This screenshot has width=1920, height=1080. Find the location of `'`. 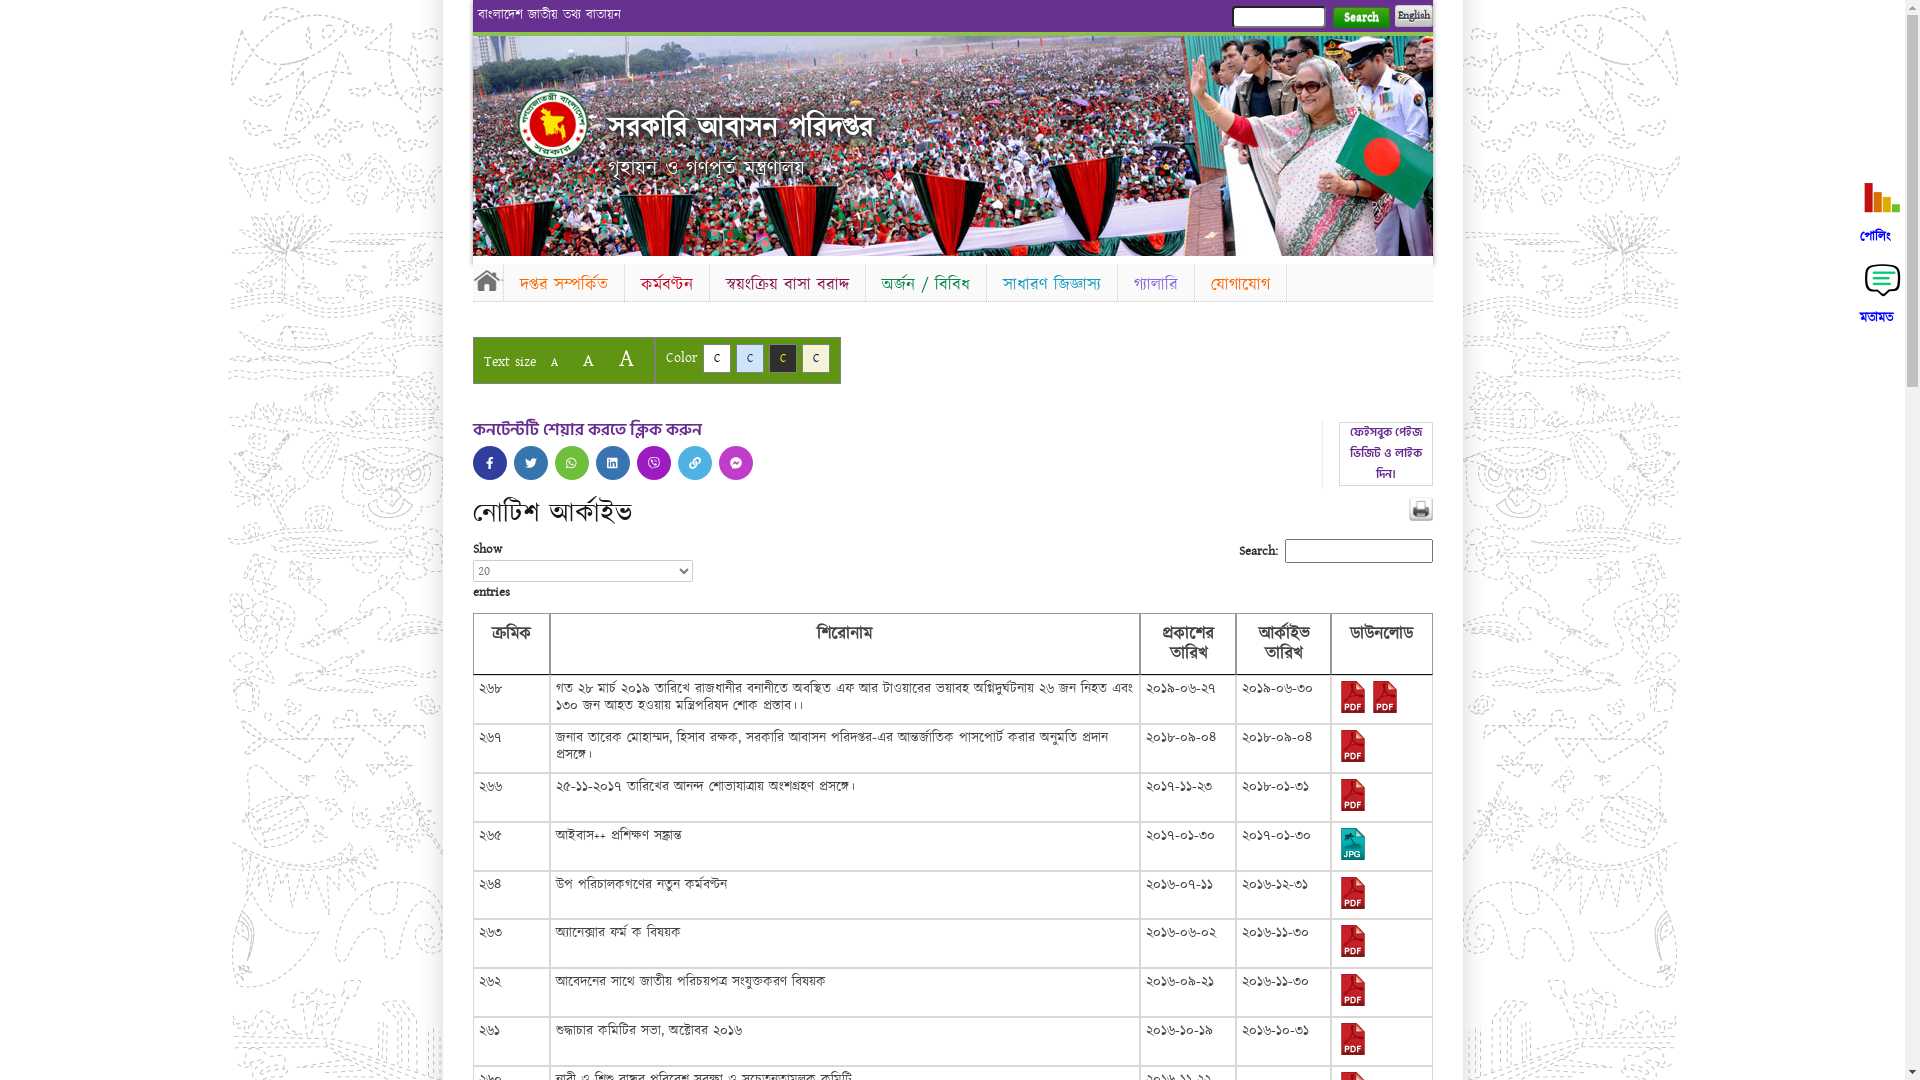

' is located at coordinates (552, 123).